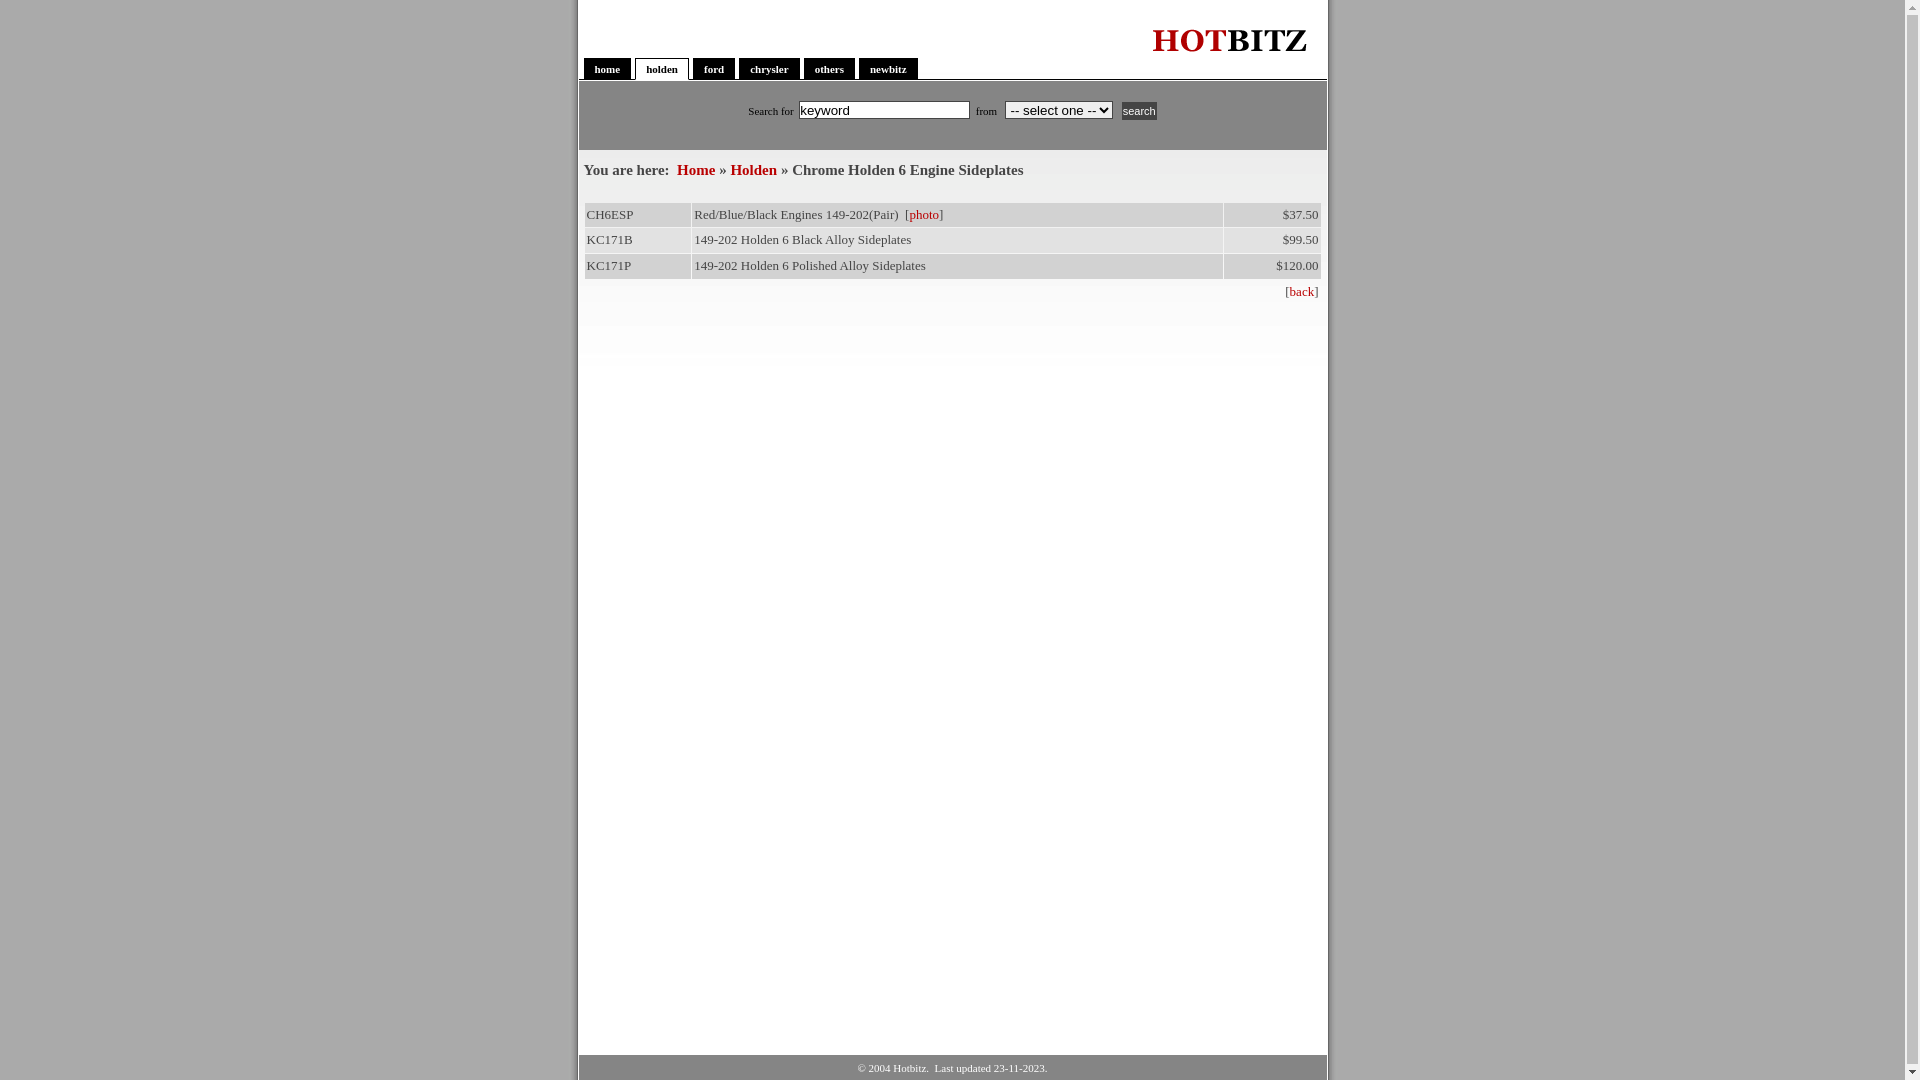 The width and height of the screenshot is (1920, 1080). Describe the element at coordinates (1139, 111) in the screenshot. I see `'search'` at that location.